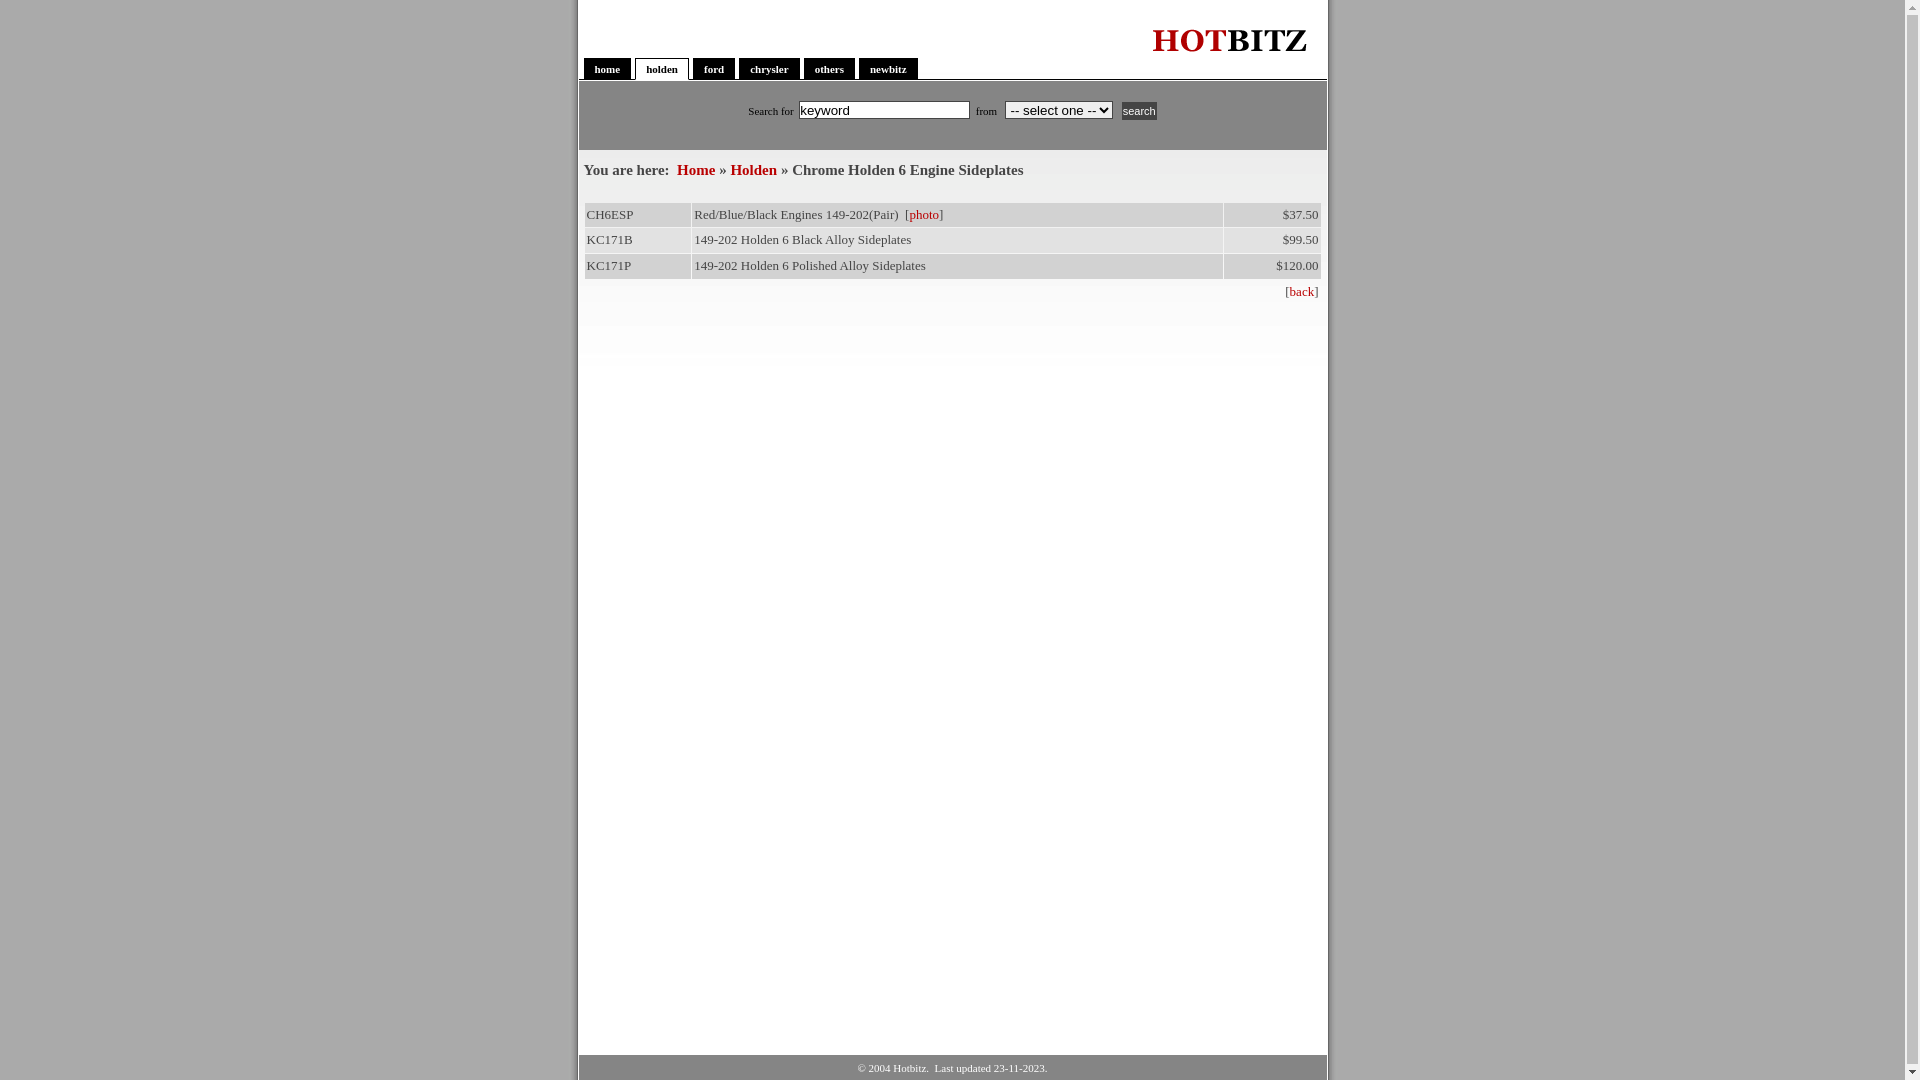 The width and height of the screenshot is (1920, 1080). Describe the element at coordinates (1139, 111) in the screenshot. I see `'search'` at that location.